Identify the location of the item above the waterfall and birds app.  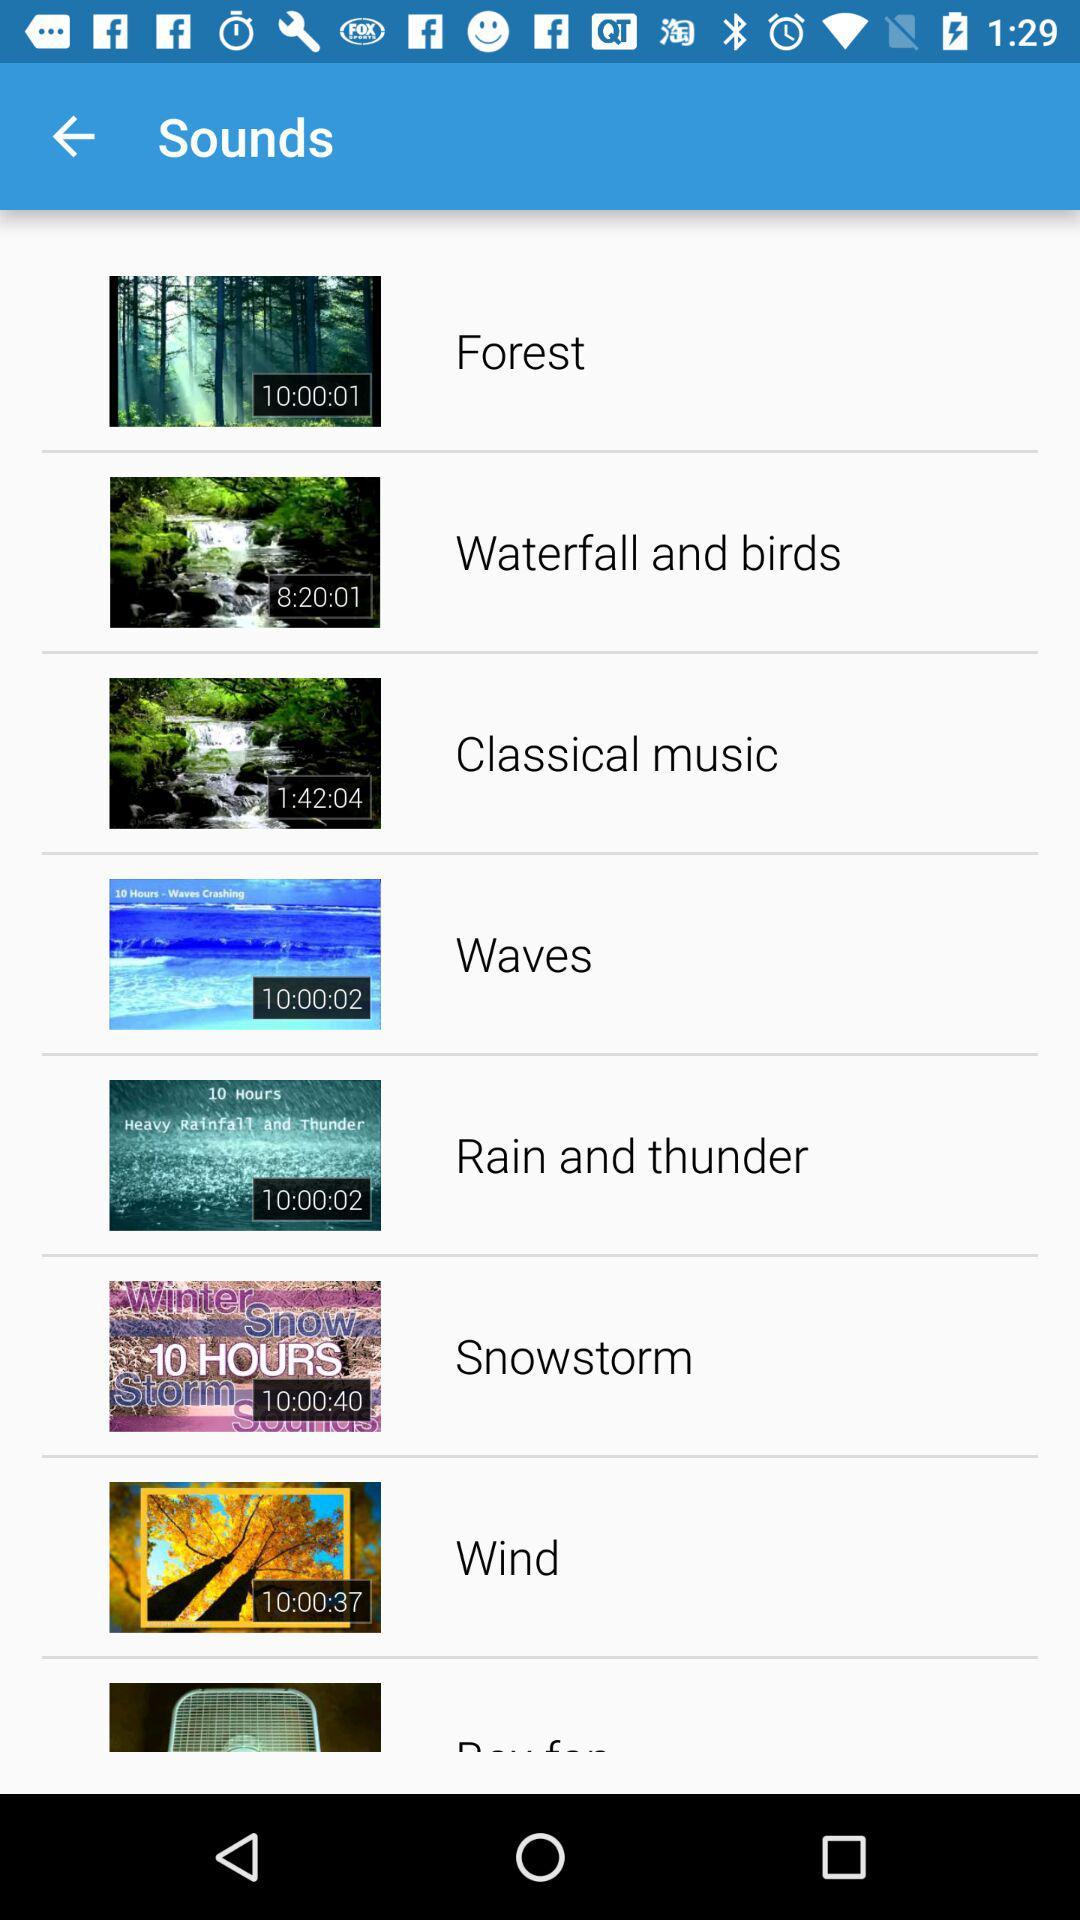
(739, 350).